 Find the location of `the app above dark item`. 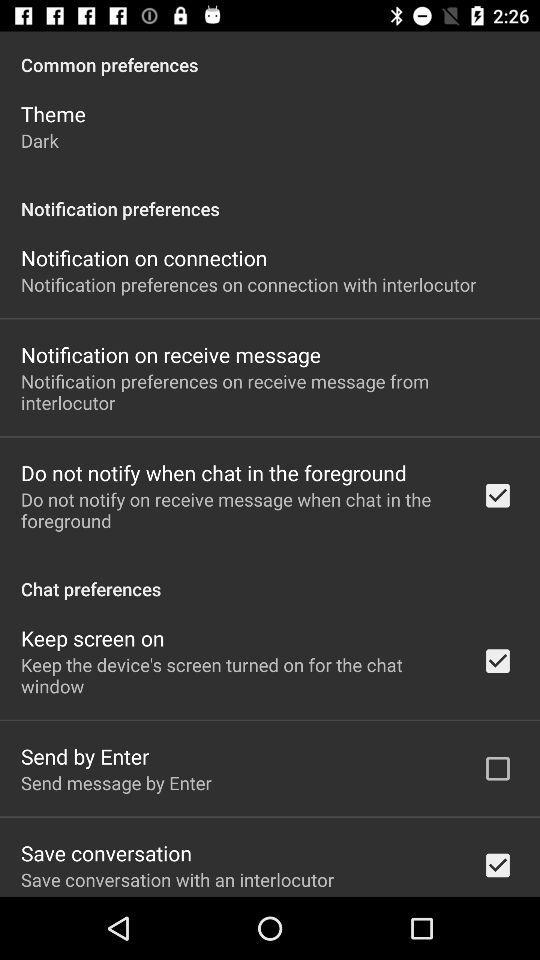

the app above dark item is located at coordinates (53, 114).